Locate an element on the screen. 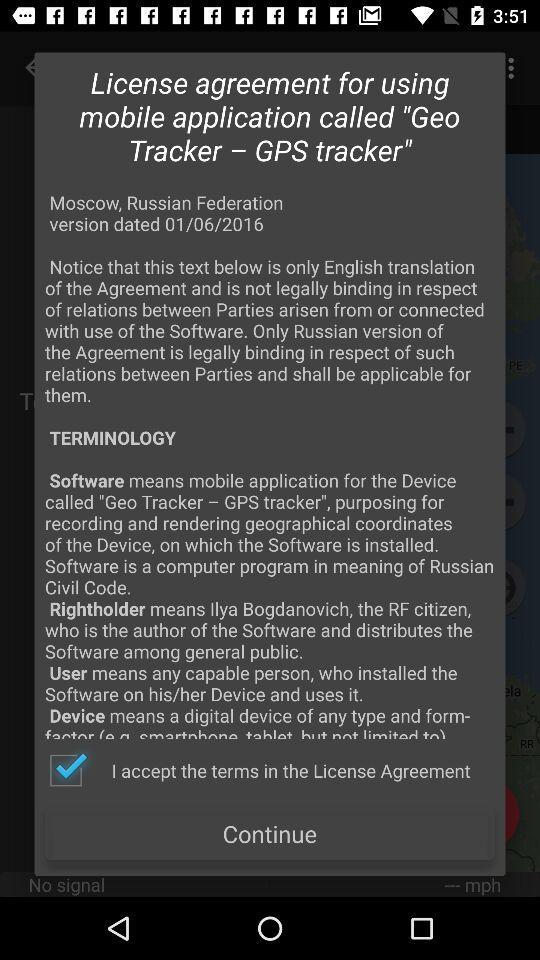 The height and width of the screenshot is (960, 540). the icon above continue item is located at coordinates (259, 769).